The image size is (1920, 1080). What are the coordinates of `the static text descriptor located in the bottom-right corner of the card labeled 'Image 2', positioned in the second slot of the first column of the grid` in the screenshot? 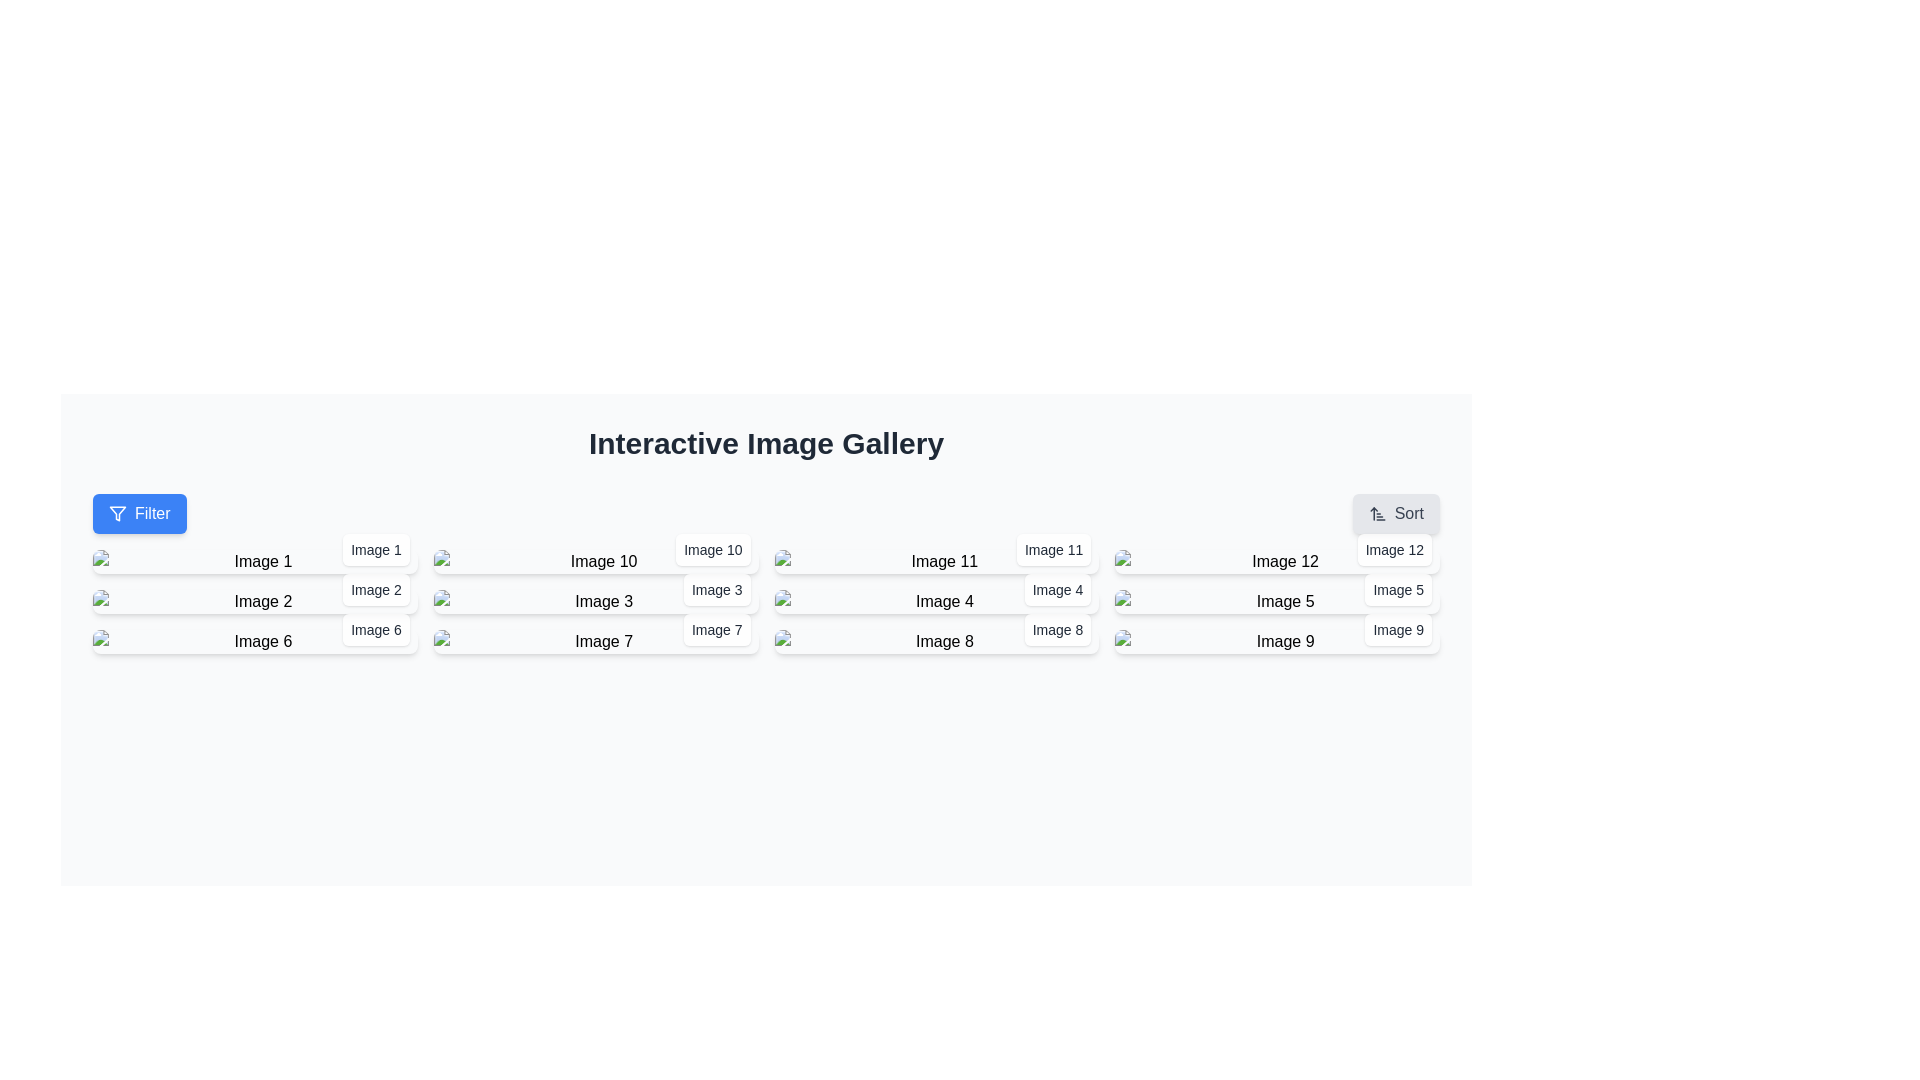 It's located at (376, 589).